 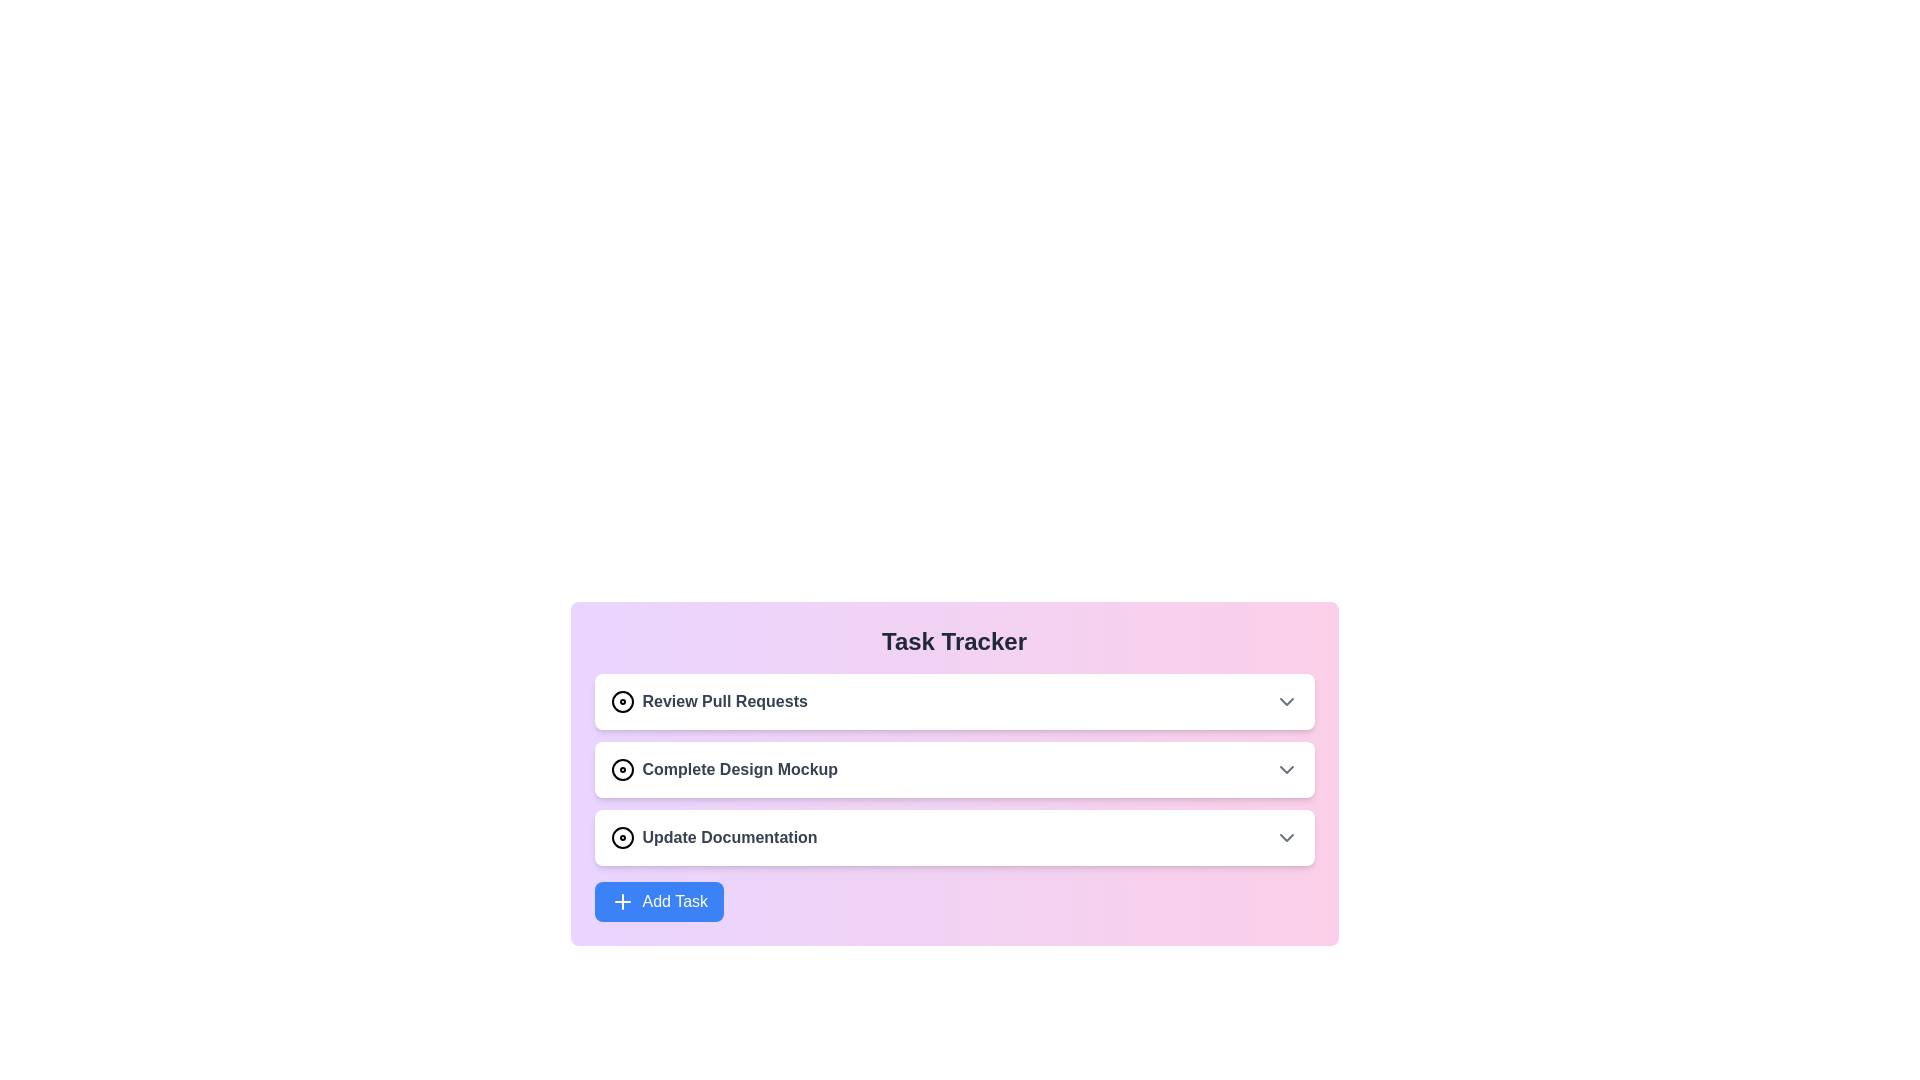 What do you see at coordinates (658, 902) in the screenshot?
I see `the 'Add Task' button to initiate the task addition process` at bounding box center [658, 902].